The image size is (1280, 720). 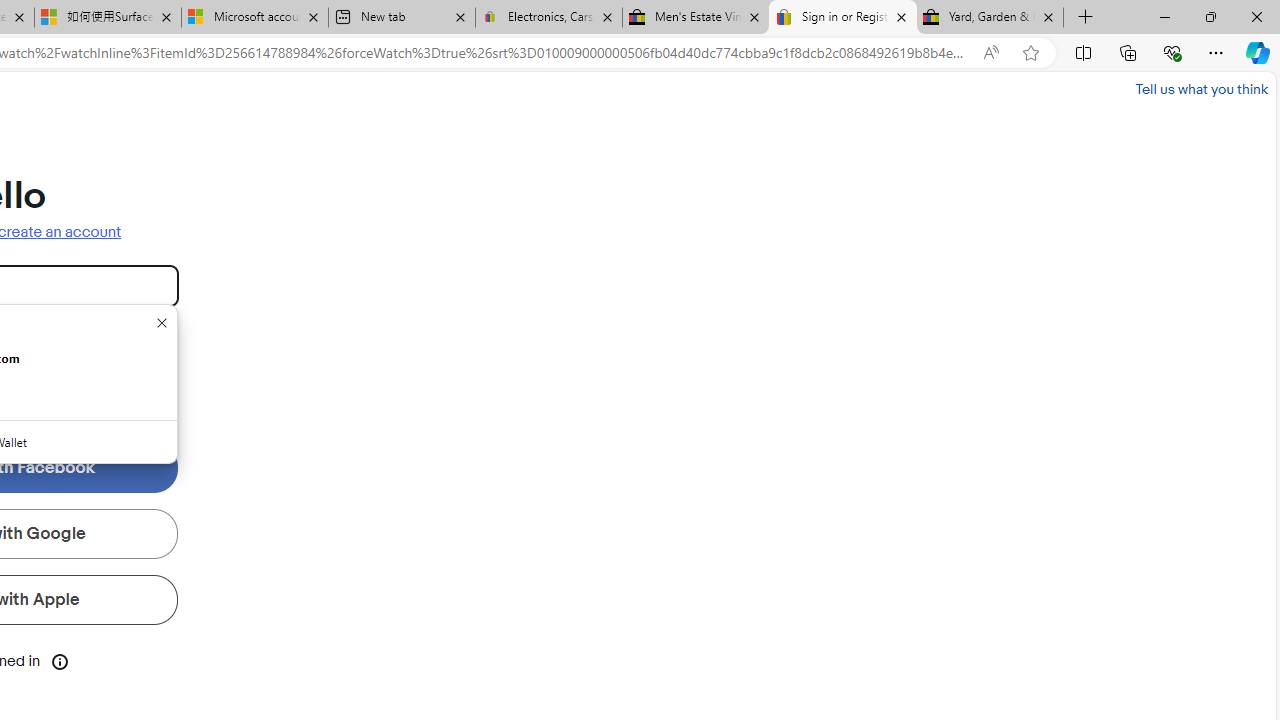 I want to click on 'Yard, Garden & Outdoor Living', so click(x=990, y=17).